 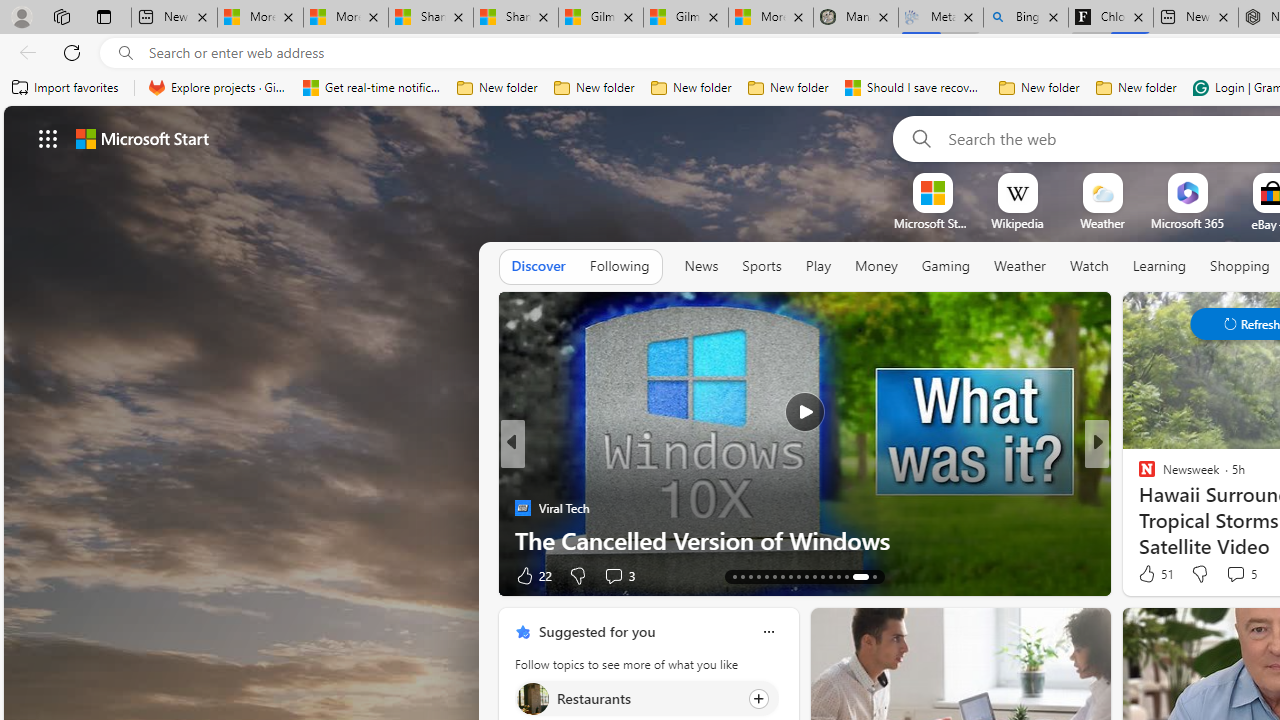 I want to click on 'Restaurants', so click(x=532, y=697).